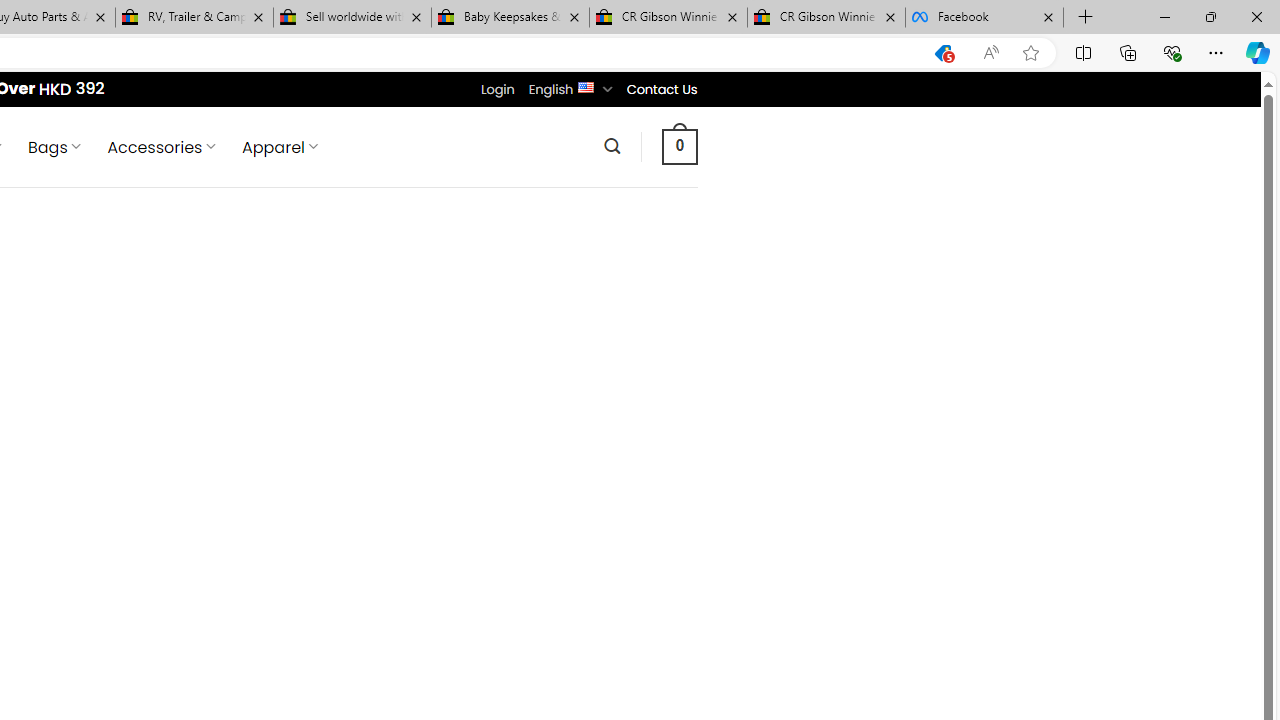  I want to click on '  0  ', so click(679, 145).